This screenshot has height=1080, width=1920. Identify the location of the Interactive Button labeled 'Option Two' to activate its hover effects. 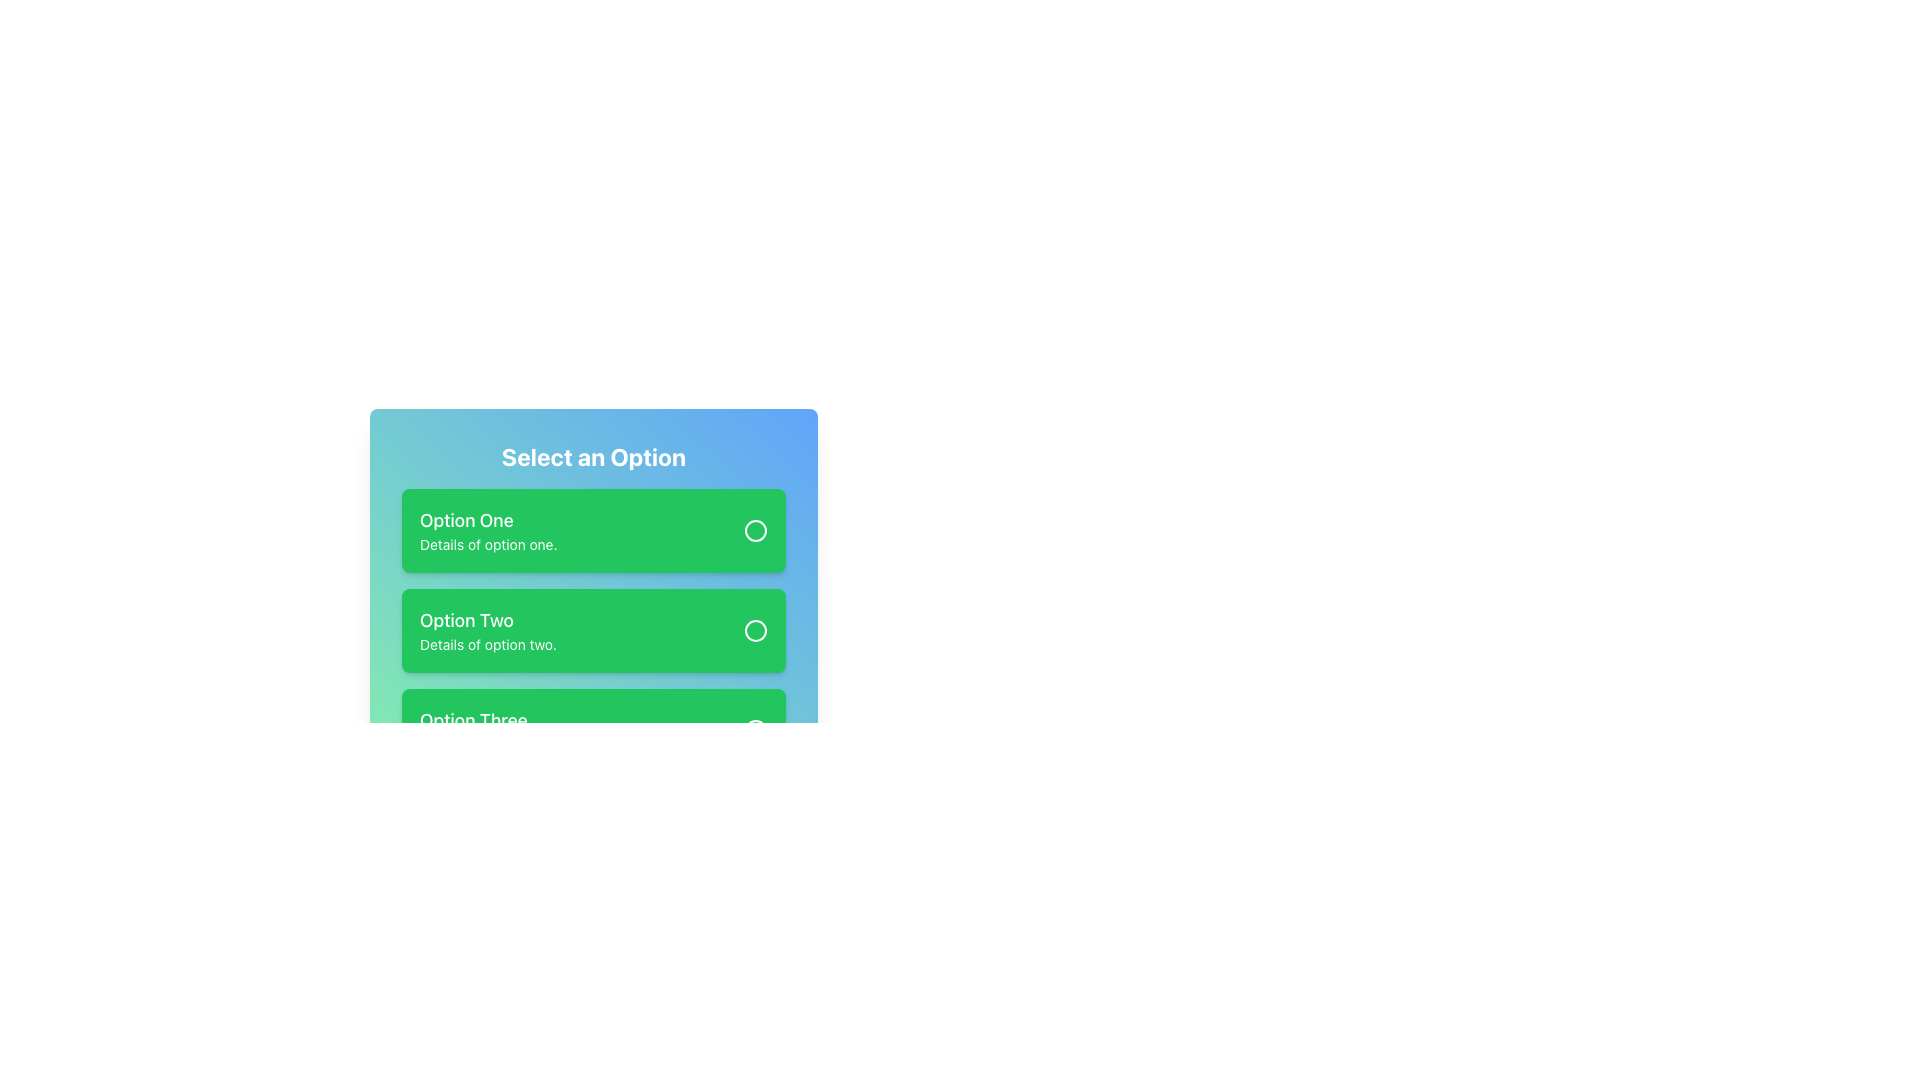
(593, 605).